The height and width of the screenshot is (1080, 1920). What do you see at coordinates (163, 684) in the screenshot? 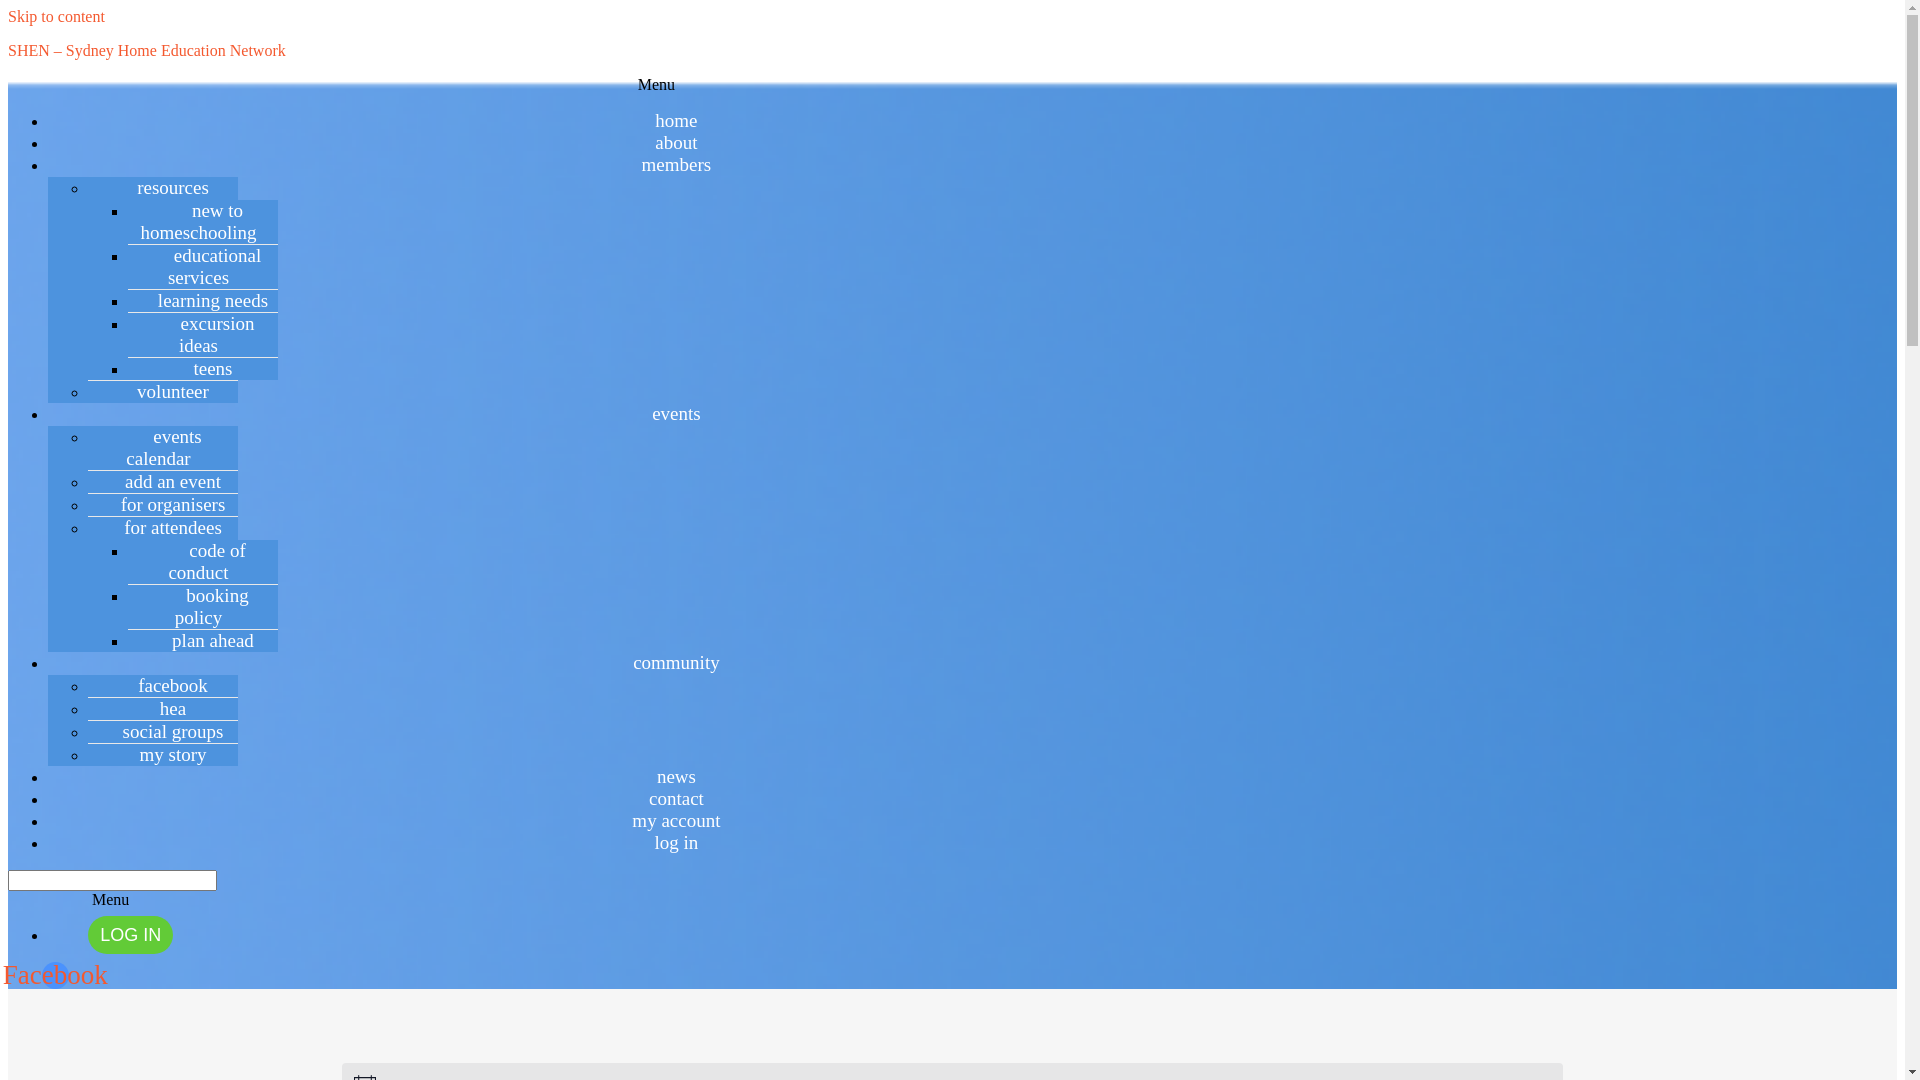
I see `'facebook'` at bounding box center [163, 684].